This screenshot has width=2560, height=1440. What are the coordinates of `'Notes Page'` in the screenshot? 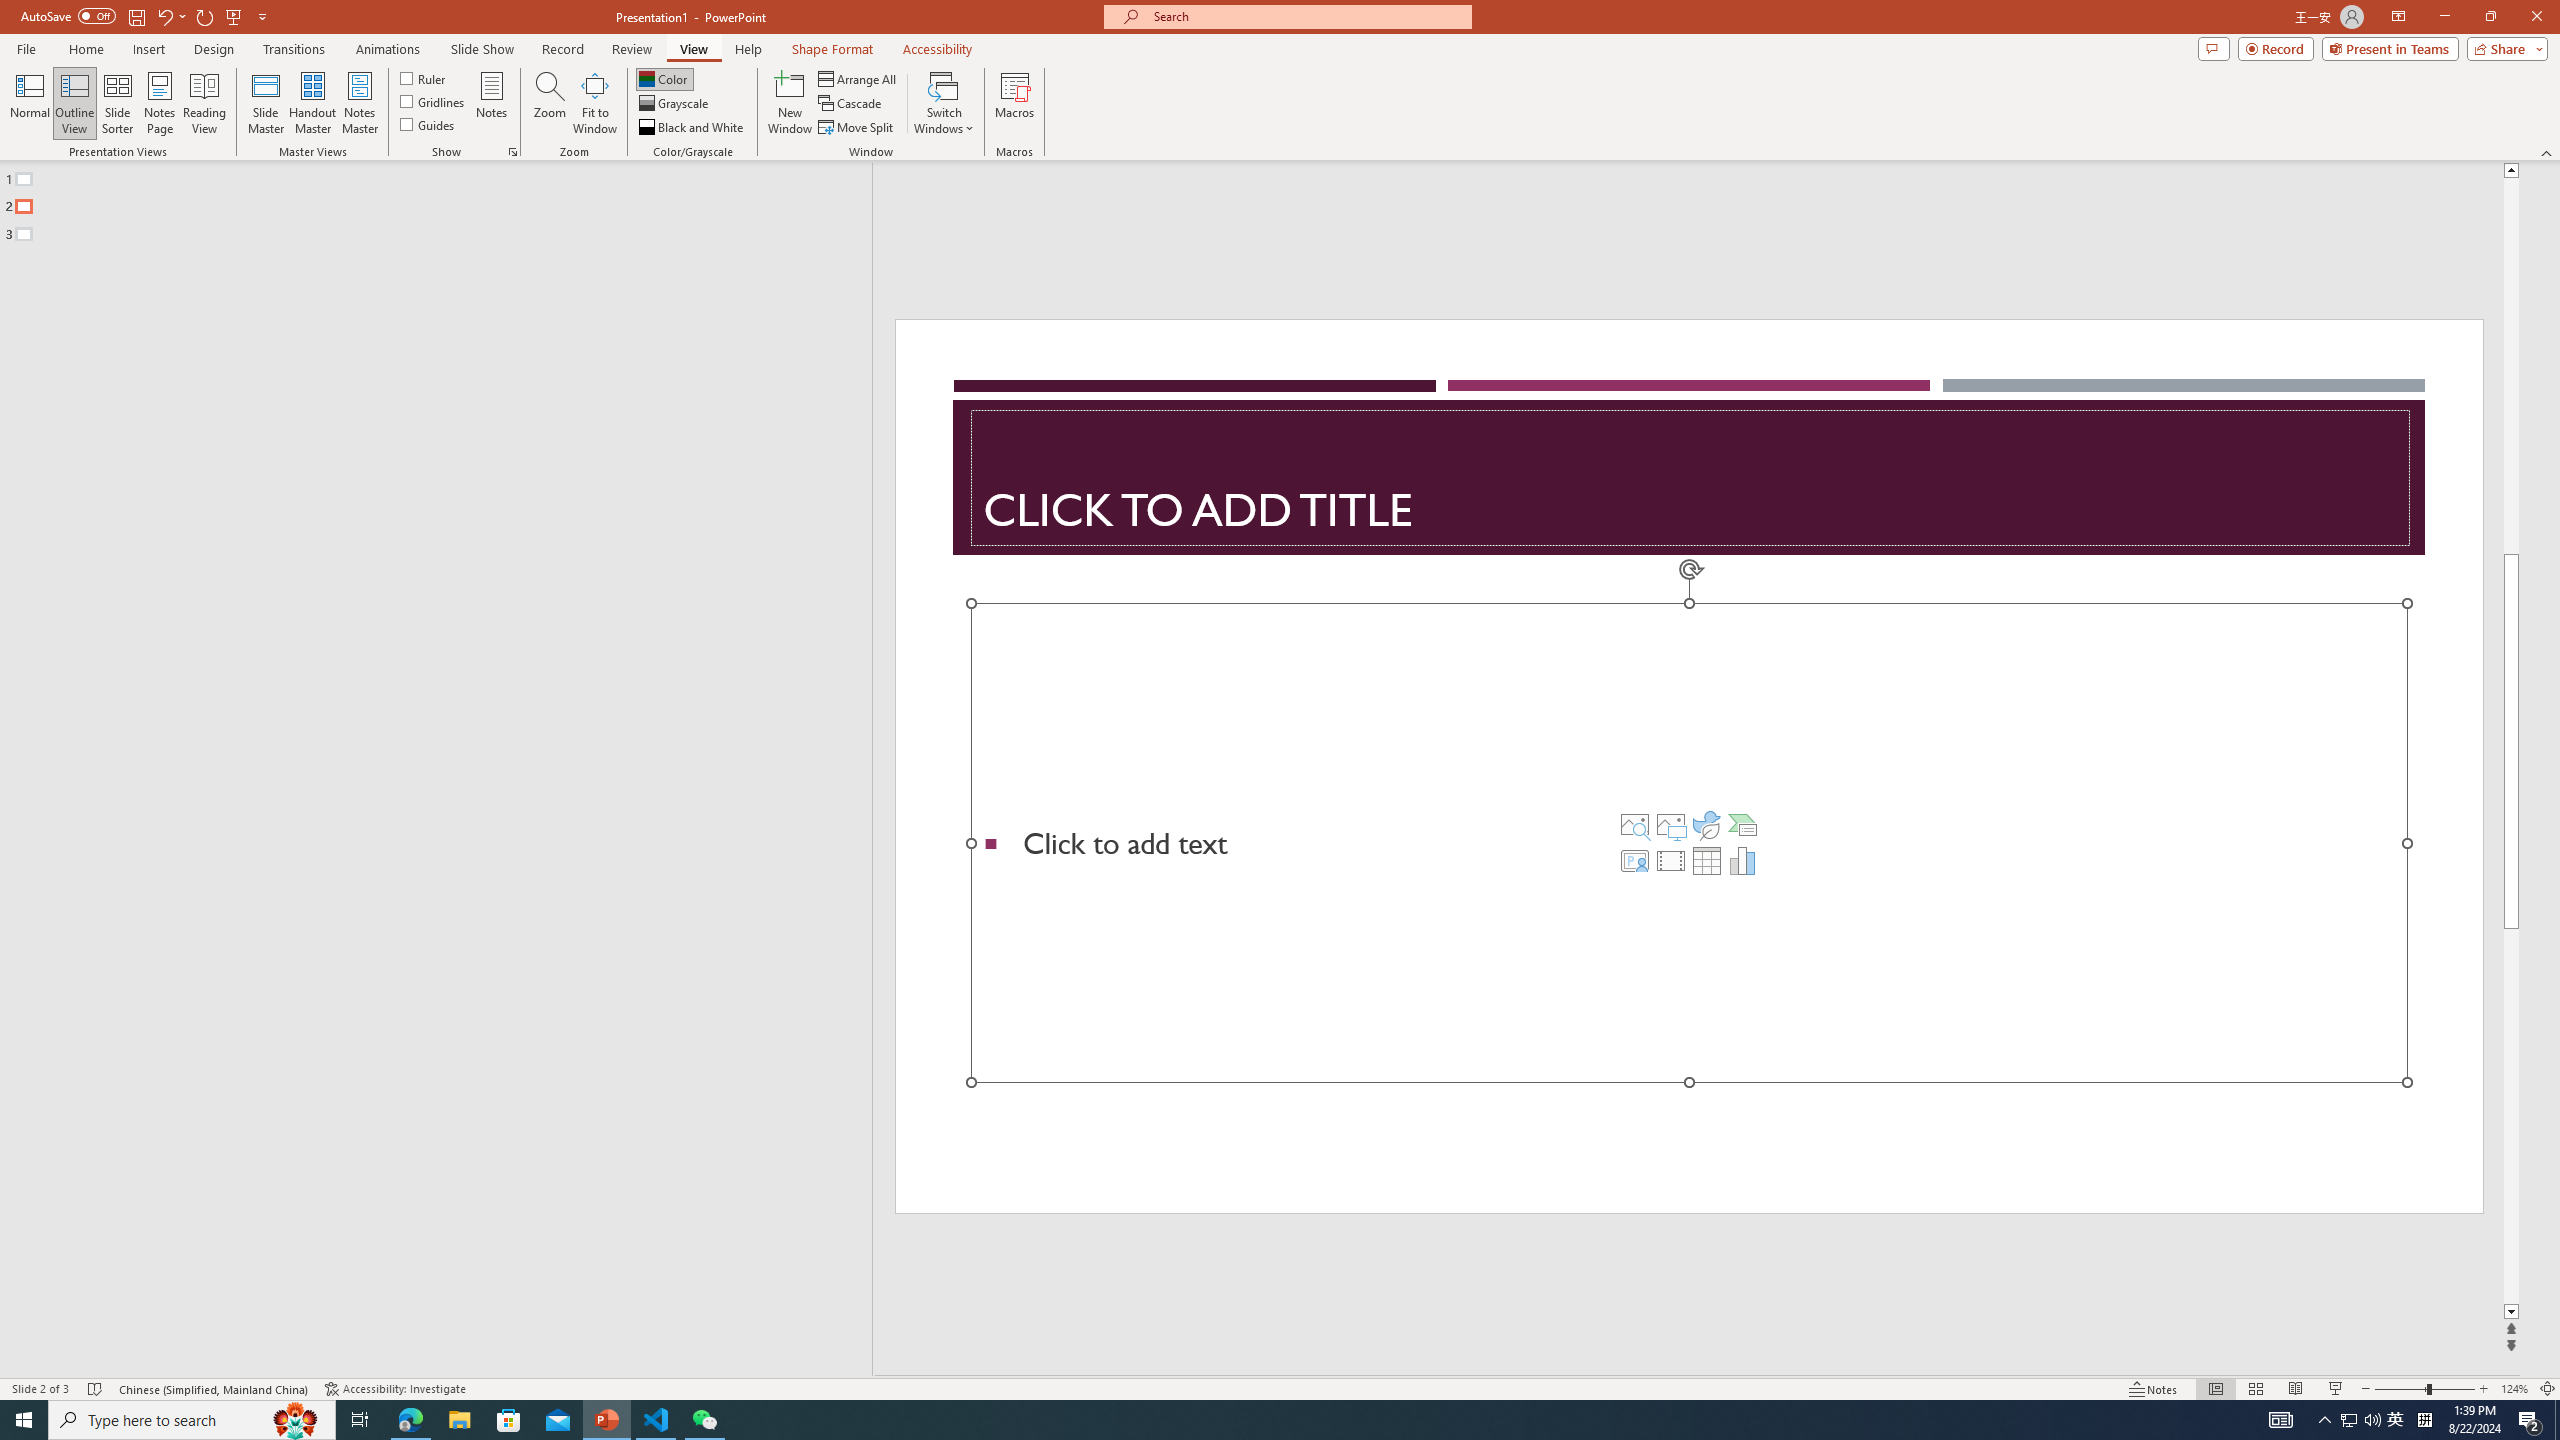 It's located at (159, 103).